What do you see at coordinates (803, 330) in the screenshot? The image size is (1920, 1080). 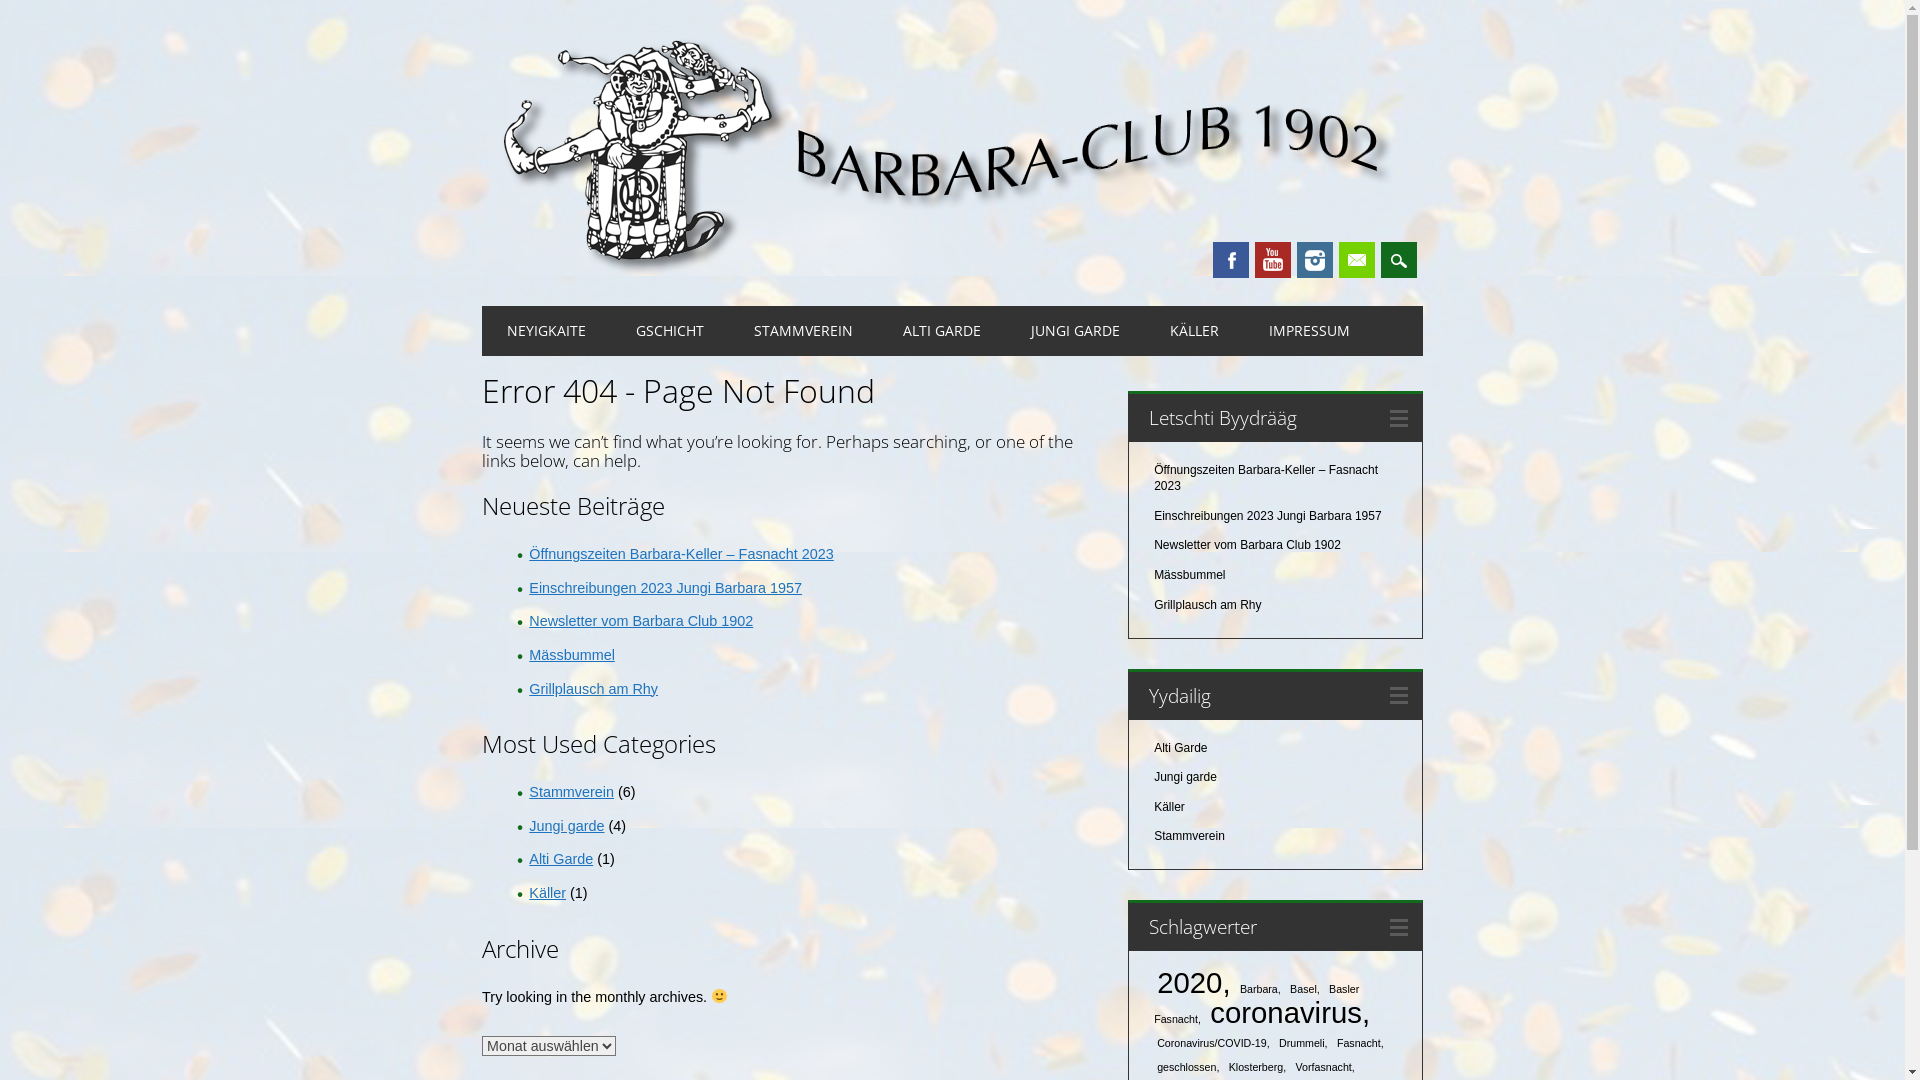 I see `'STAMMVEREIN'` at bounding box center [803, 330].